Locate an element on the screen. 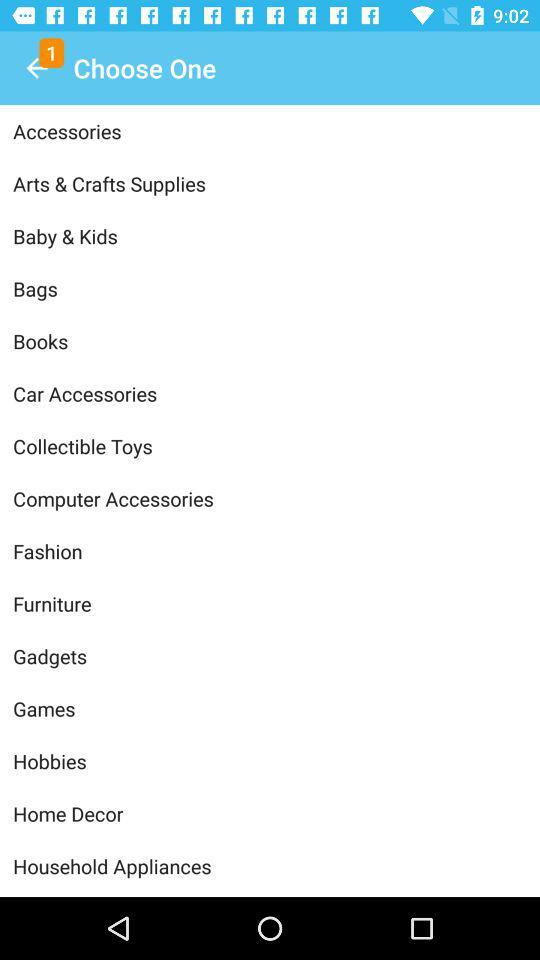  the item next to choose one is located at coordinates (36, 68).